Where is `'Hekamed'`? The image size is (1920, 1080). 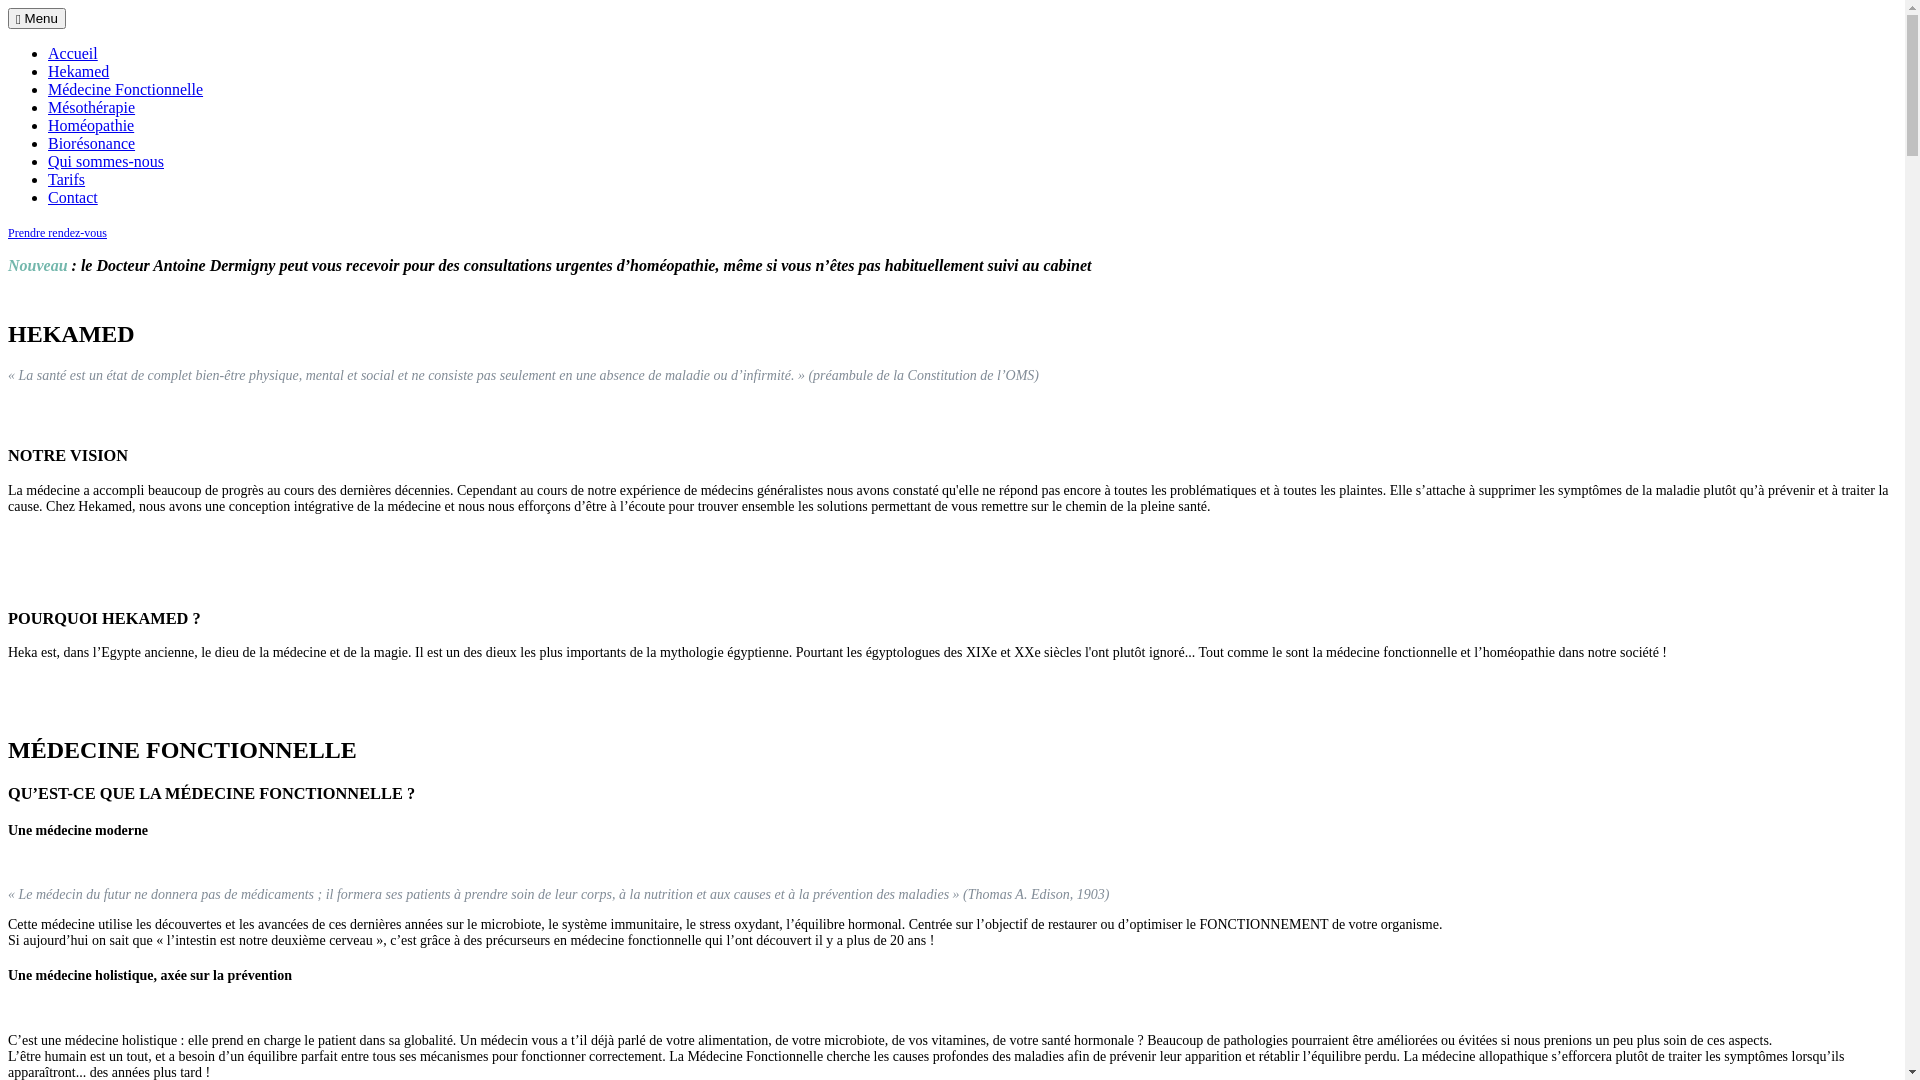
'Hekamed' is located at coordinates (78, 70).